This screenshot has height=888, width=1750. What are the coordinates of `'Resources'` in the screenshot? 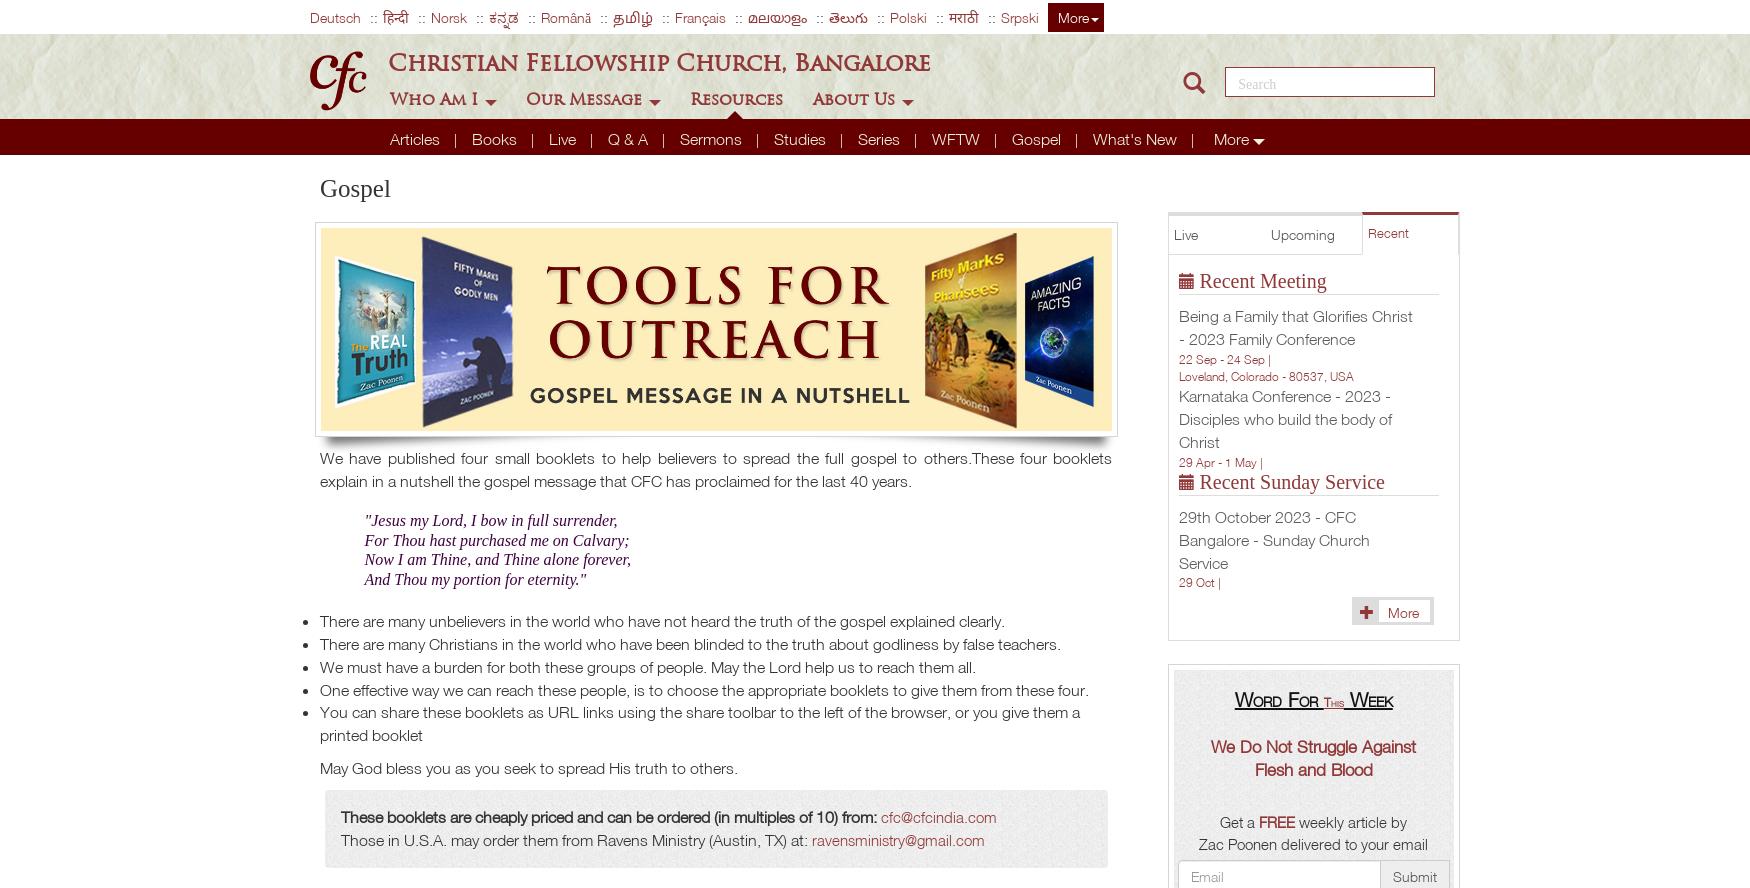 It's located at (737, 97).